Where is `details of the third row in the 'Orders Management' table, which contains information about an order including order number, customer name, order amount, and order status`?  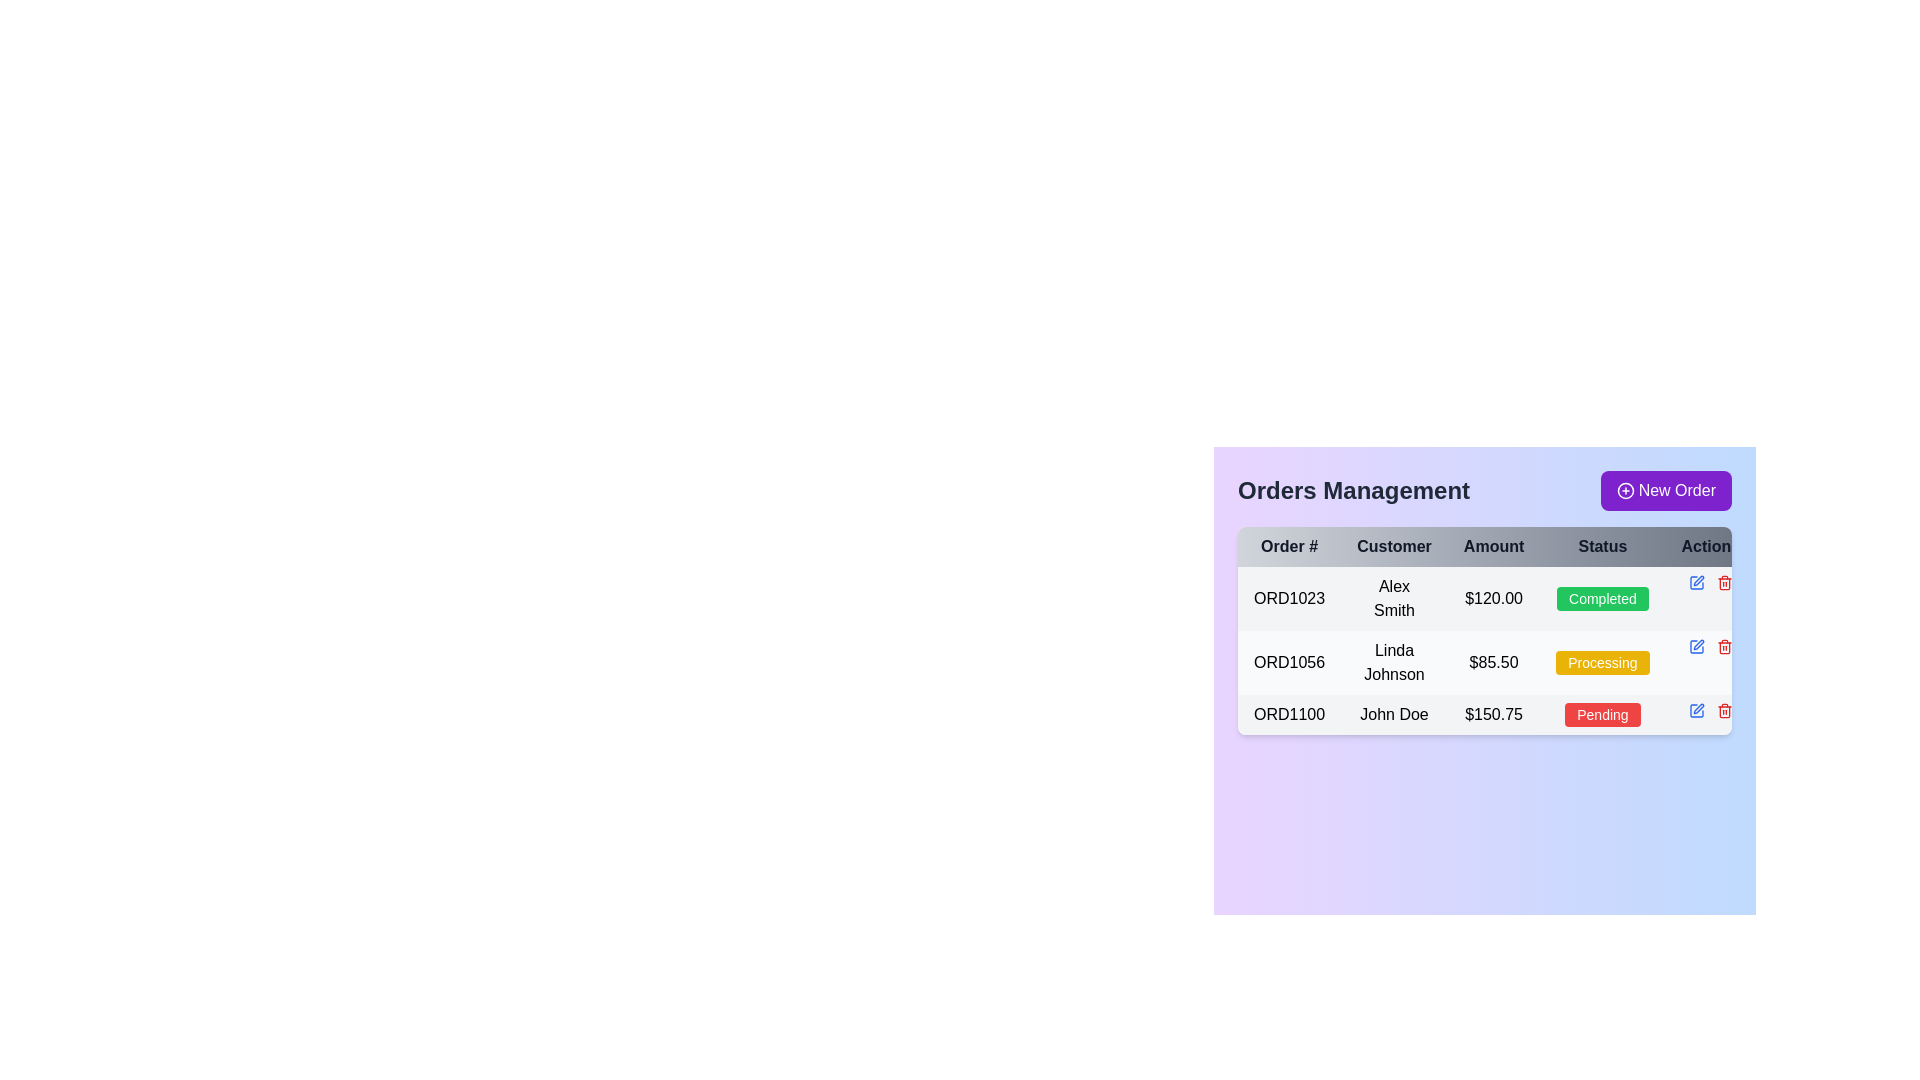
details of the third row in the 'Orders Management' table, which contains information about an order including order number, customer name, order amount, and order status is located at coordinates (1497, 713).